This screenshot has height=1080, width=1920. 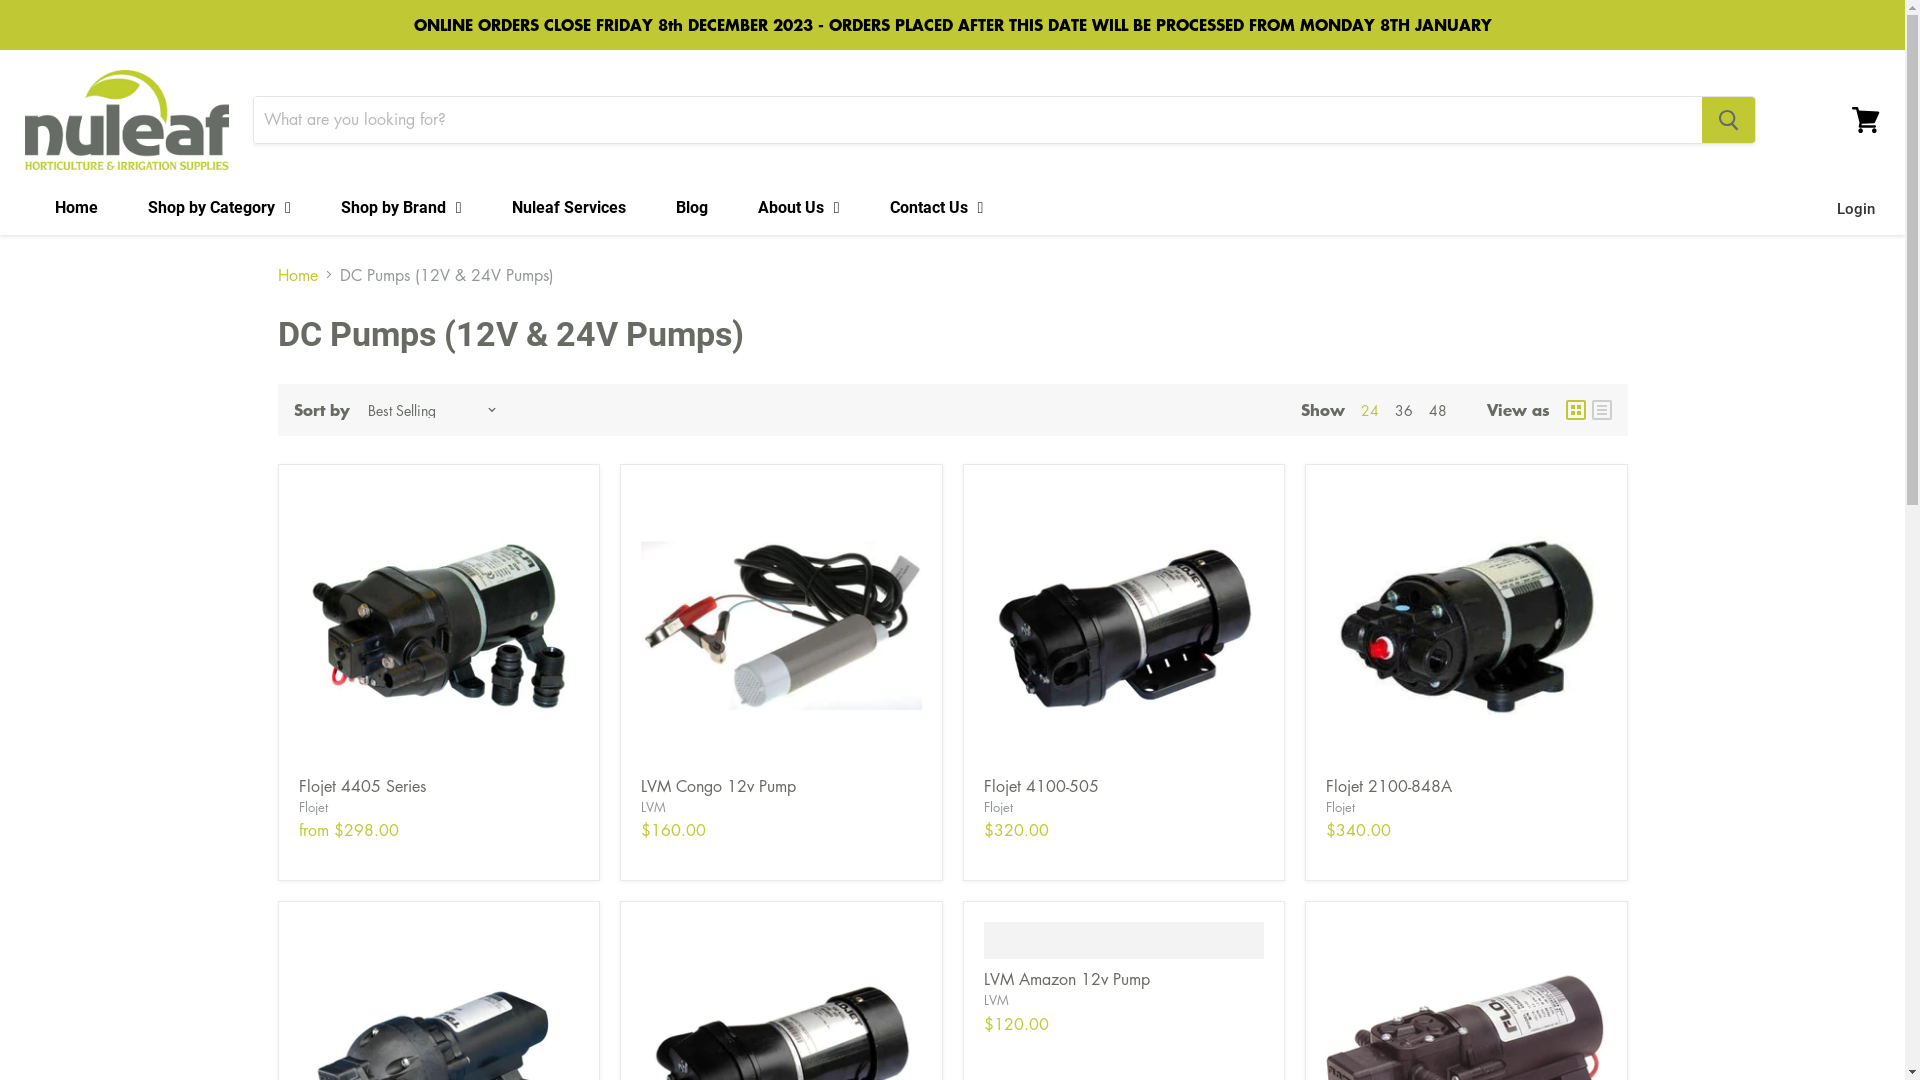 What do you see at coordinates (214, 207) in the screenshot?
I see `'Shop by Category'` at bounding box center [214, 207].